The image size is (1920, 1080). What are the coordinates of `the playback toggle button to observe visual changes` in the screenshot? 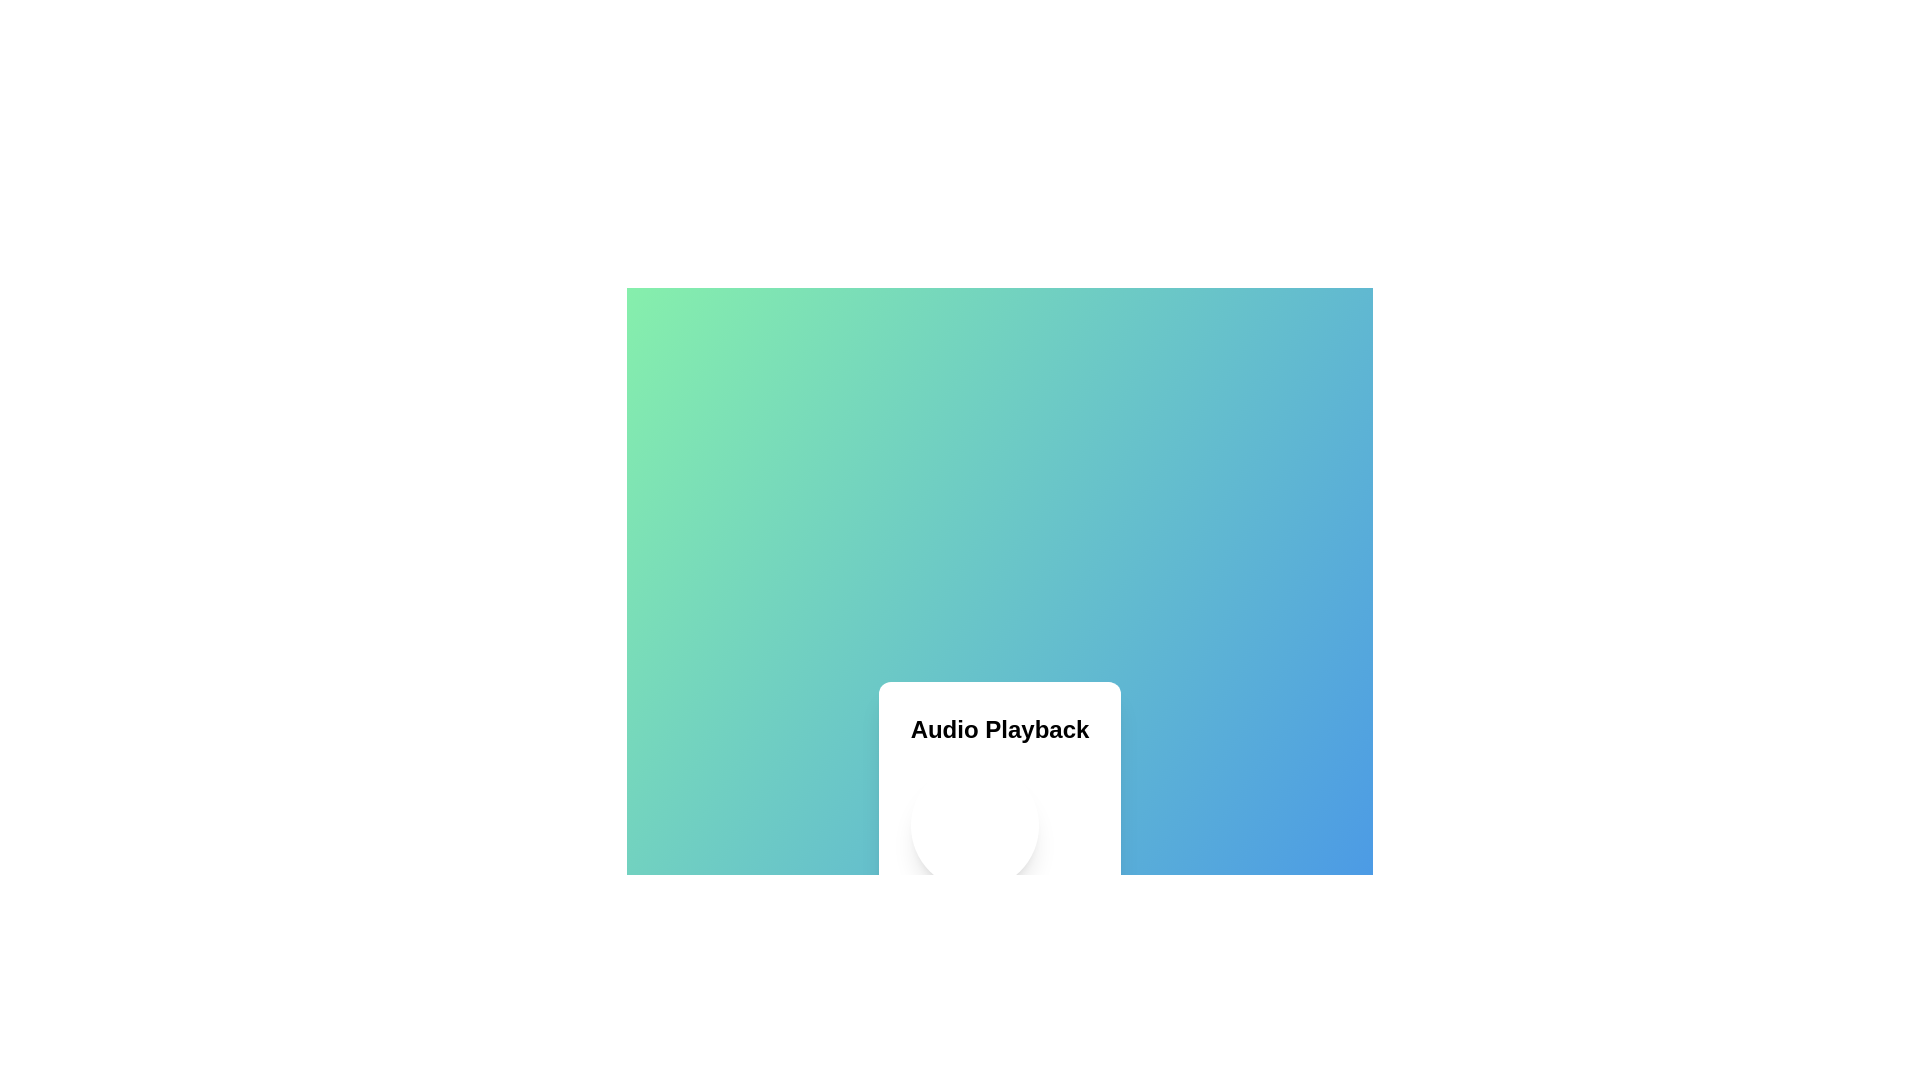 It's located at (974, 825).